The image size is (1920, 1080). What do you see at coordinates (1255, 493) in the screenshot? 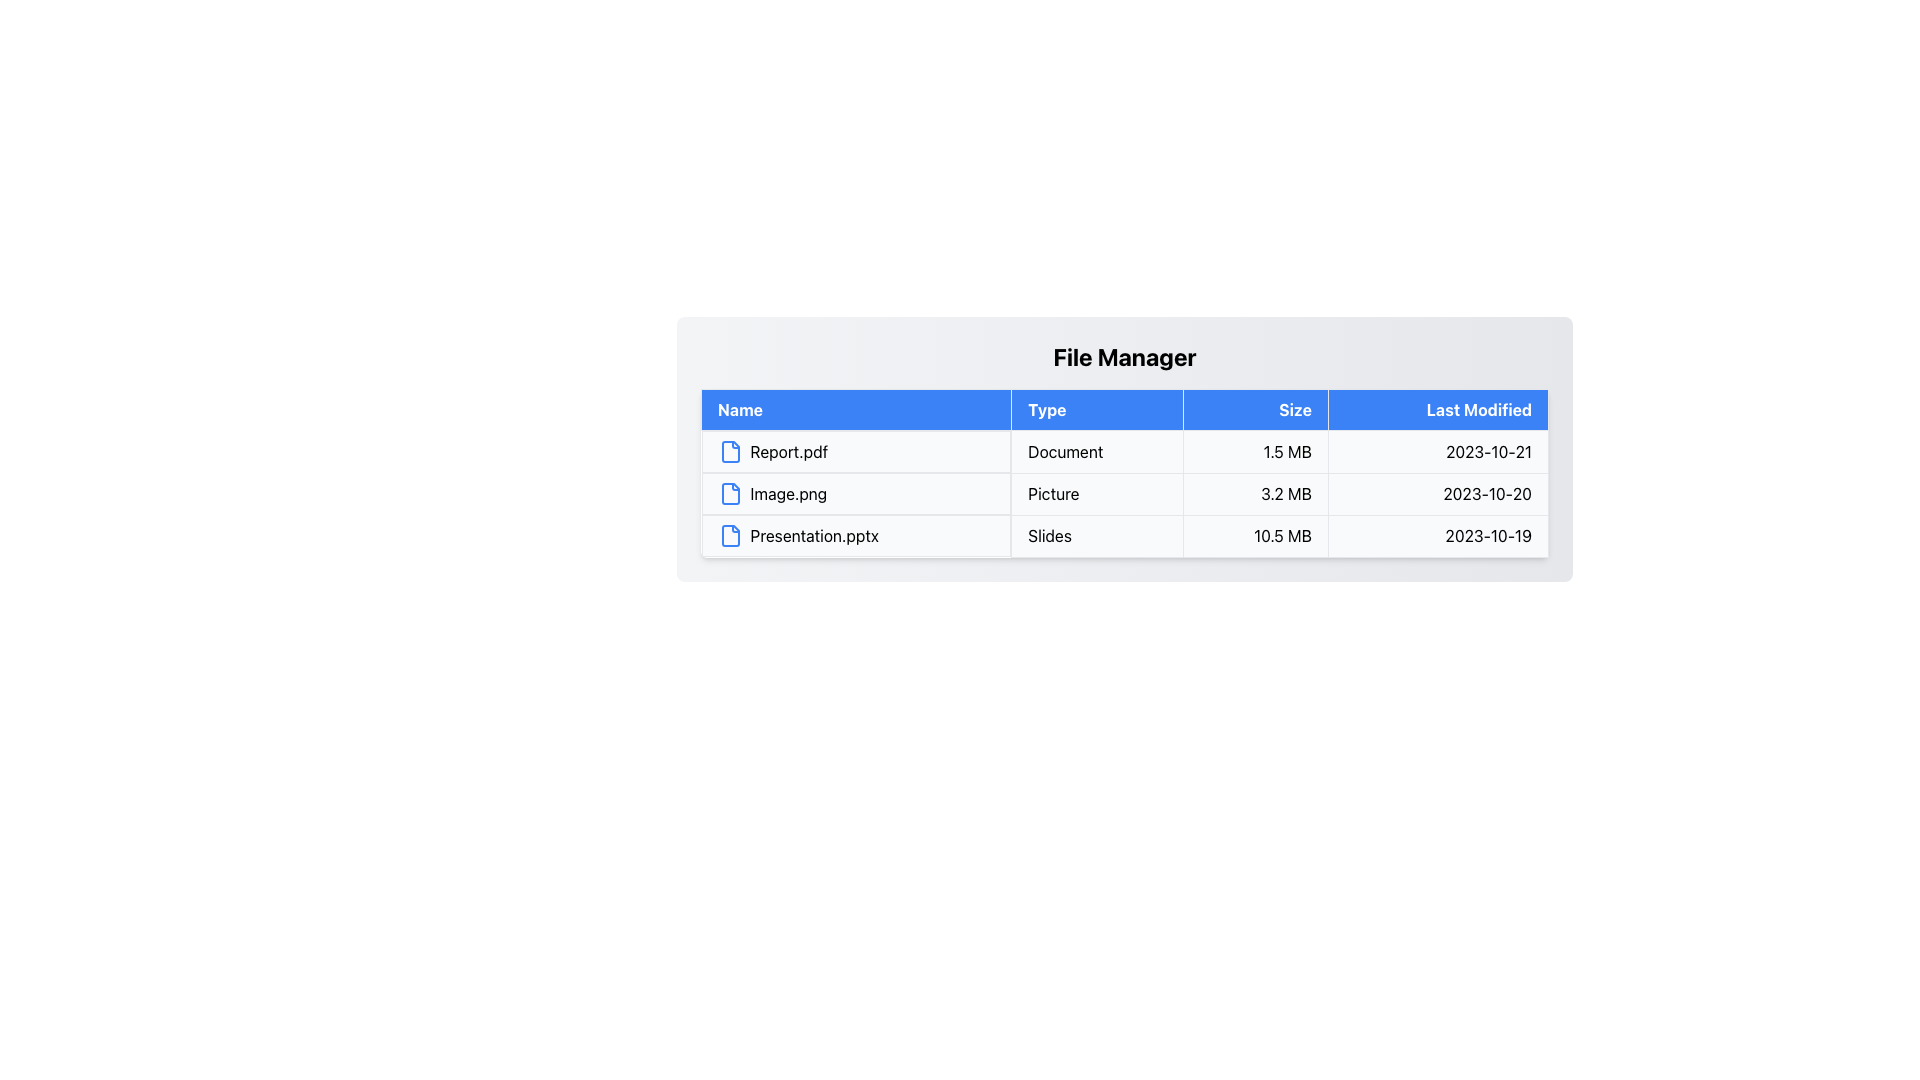
I see `the static text displaying '3.2 MB' in the 'Size' column of the data table, located in the third column of the second row, adjacent to 'Picture' and '2023-10-20'` at bounding box center [1255, 493].